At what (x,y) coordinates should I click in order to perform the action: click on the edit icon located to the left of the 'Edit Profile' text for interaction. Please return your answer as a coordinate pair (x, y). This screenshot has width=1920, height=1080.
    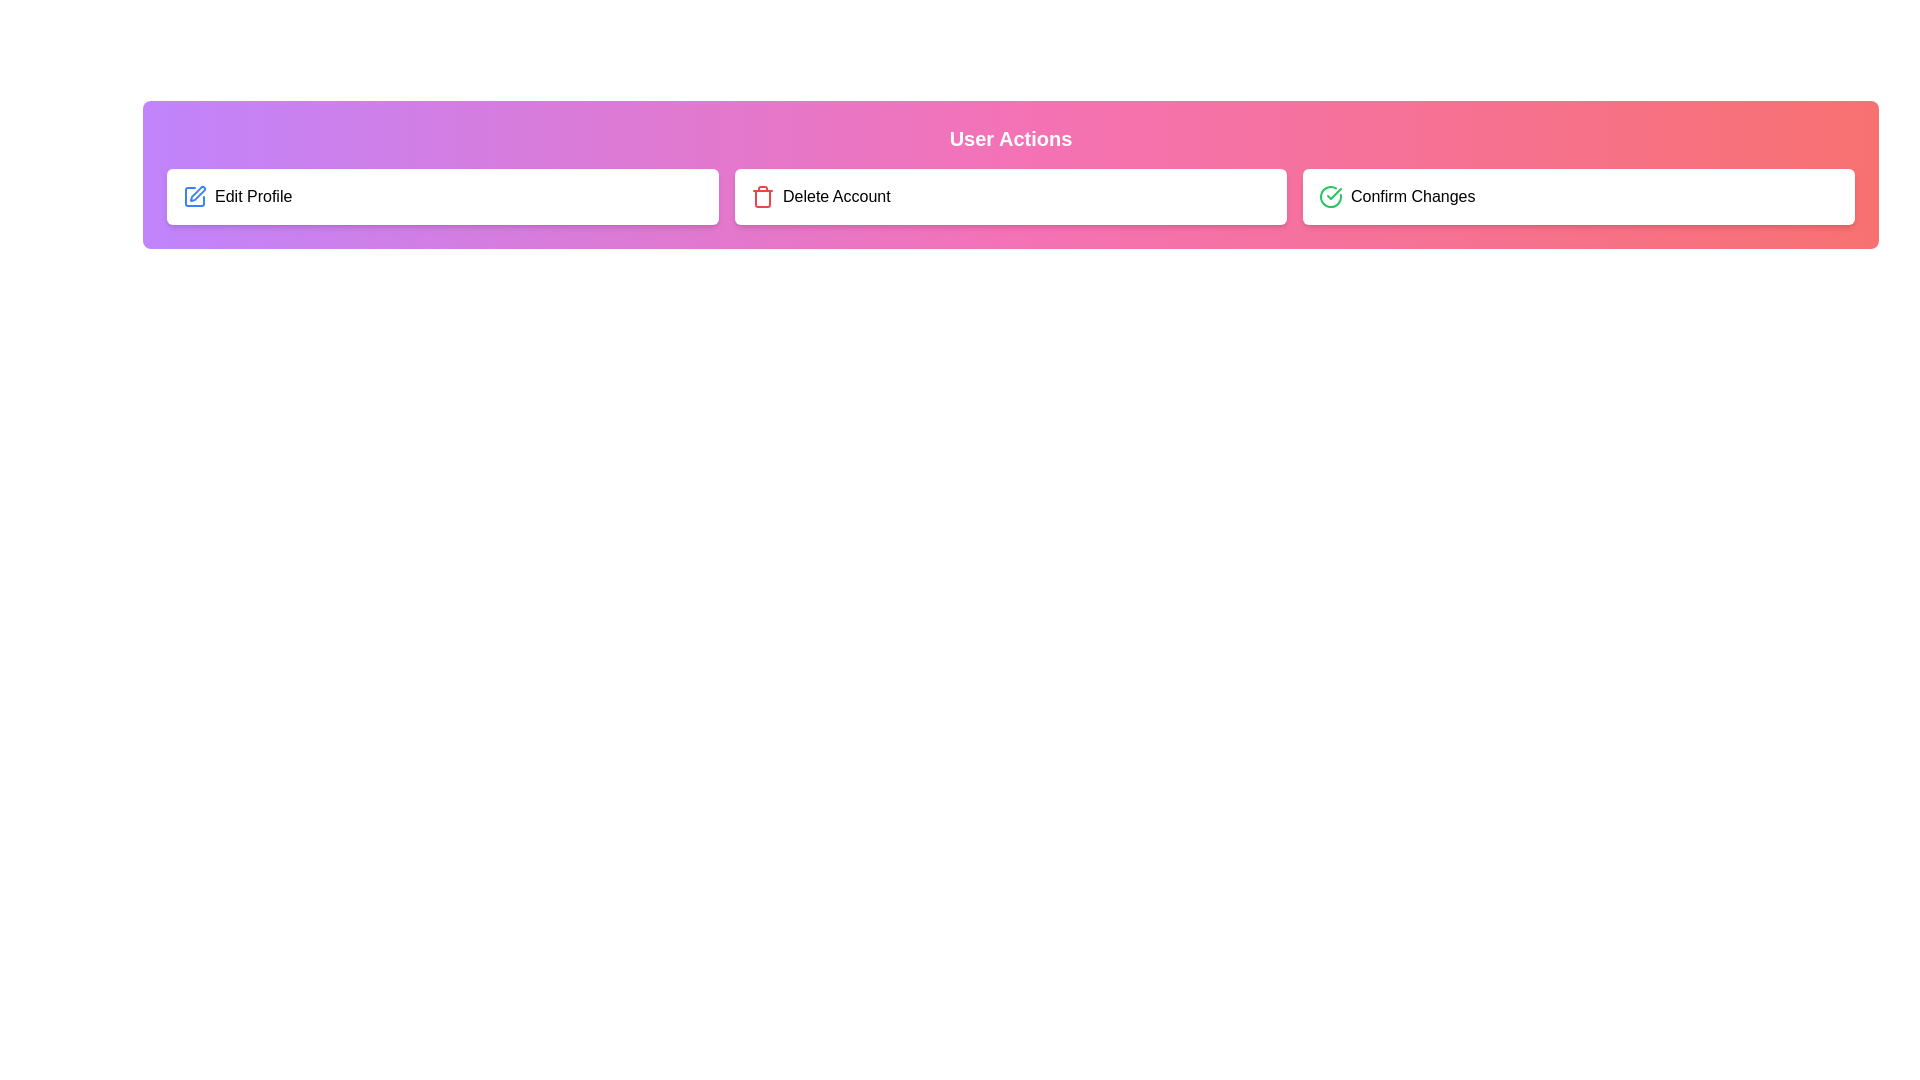
    Looking at the image, I should click on (195, 196).